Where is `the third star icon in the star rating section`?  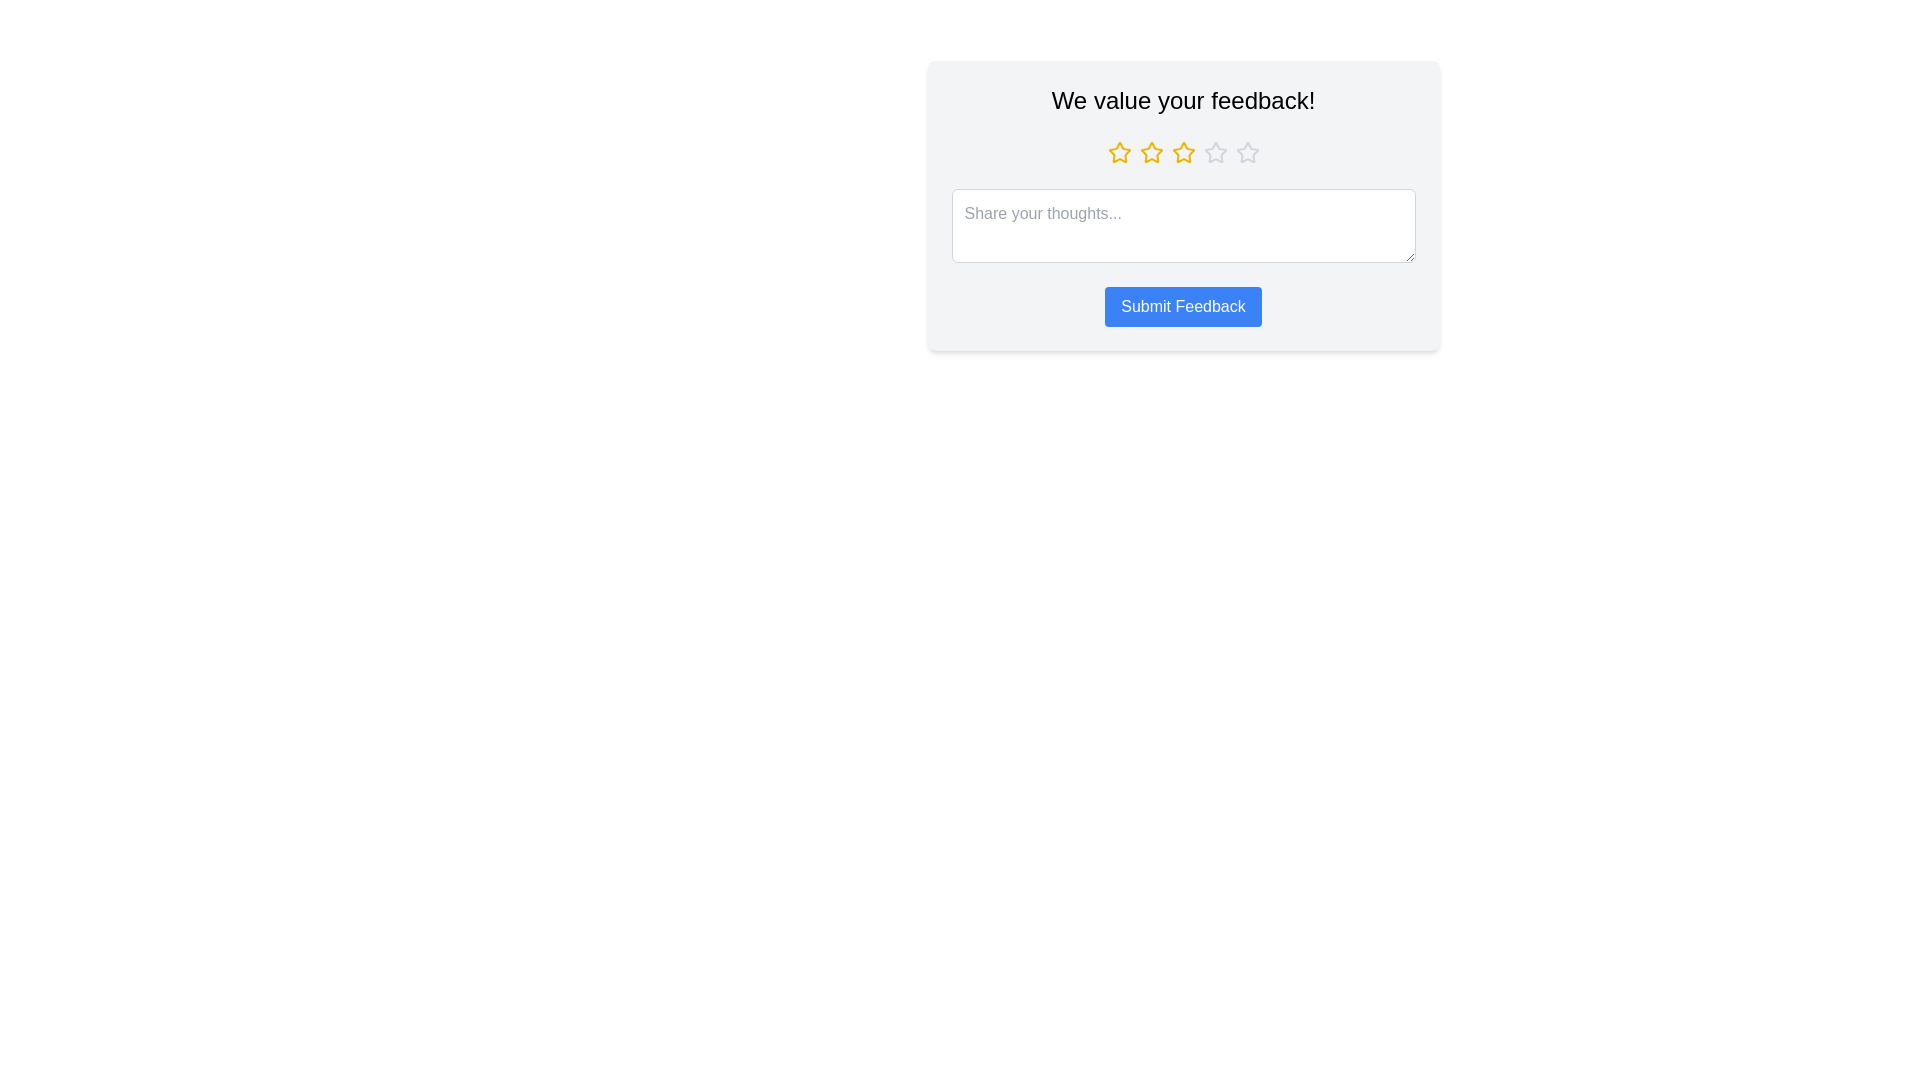 the third star icon in the star rating section is located at coordinates (1183, 151).